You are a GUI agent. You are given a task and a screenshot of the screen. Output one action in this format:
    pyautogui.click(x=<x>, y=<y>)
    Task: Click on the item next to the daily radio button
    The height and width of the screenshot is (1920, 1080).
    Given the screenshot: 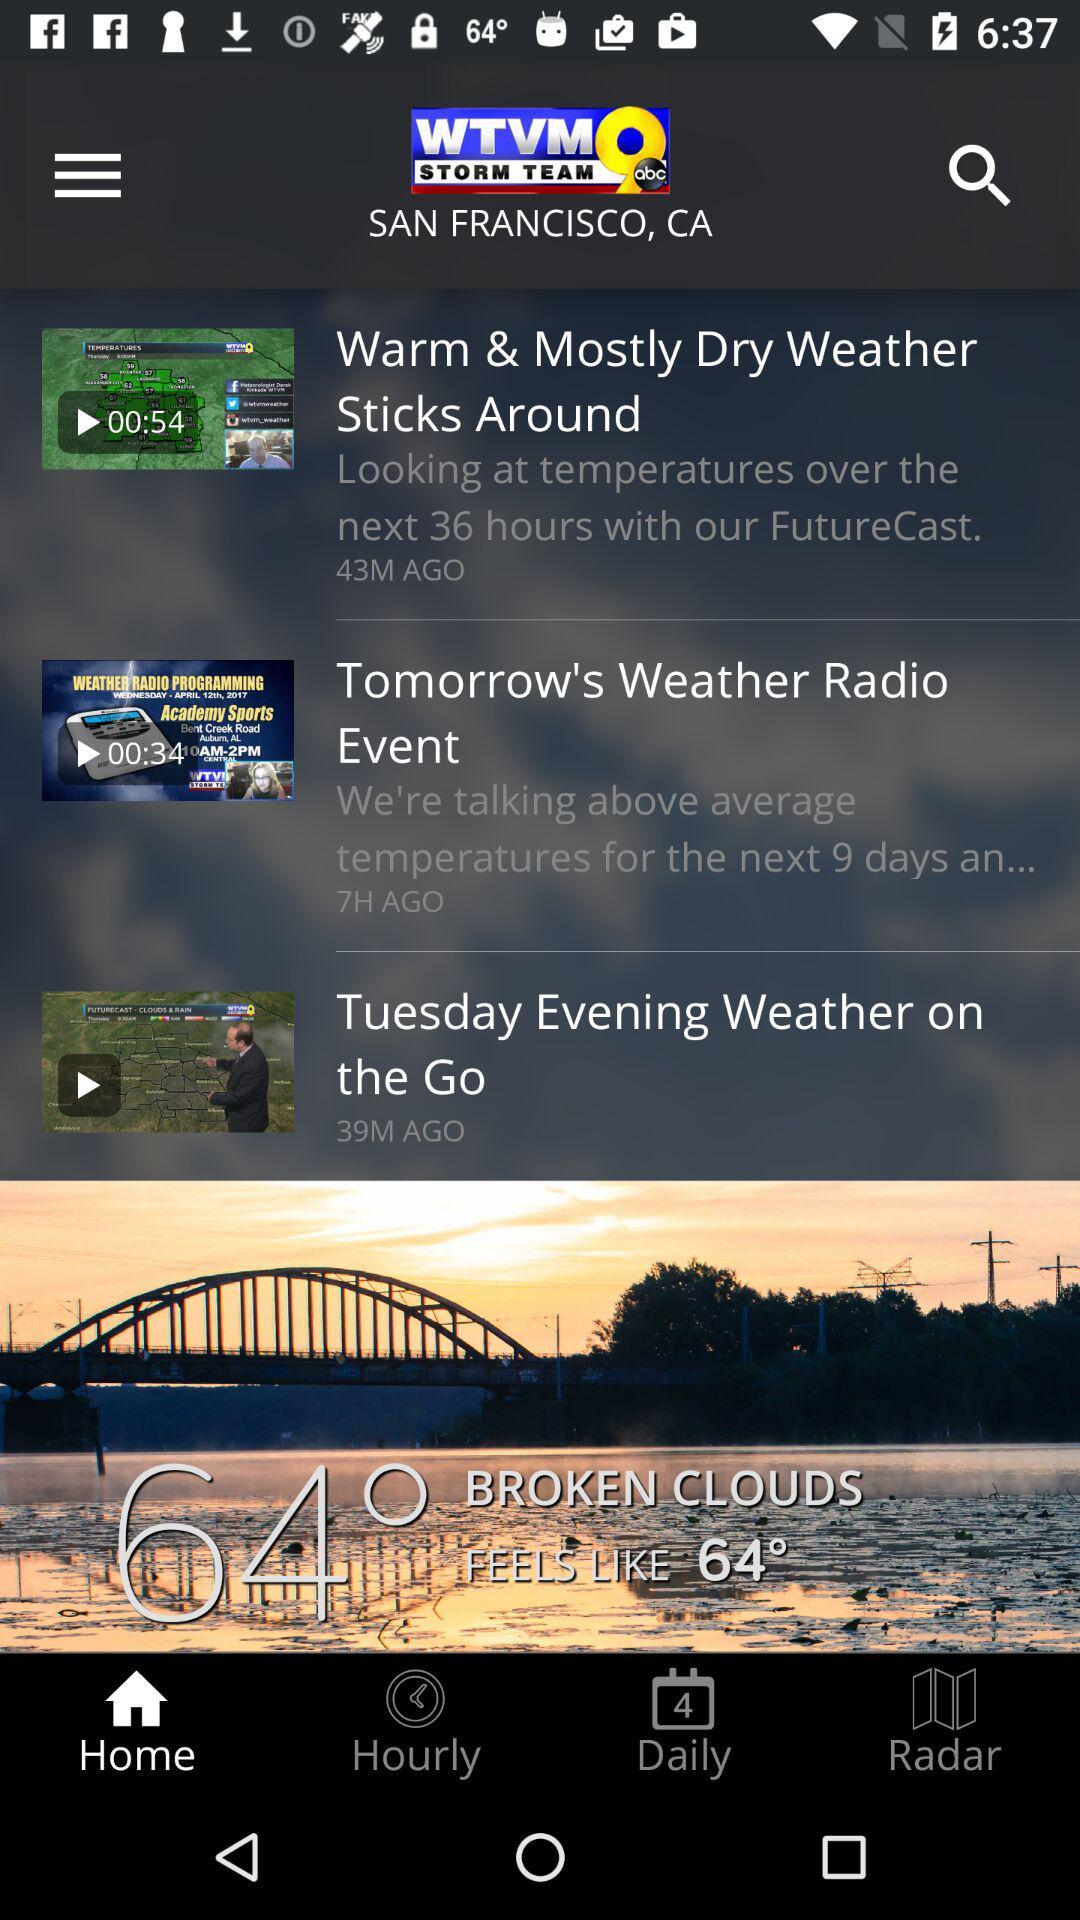 What is the action you would take?
    pyautogui.click(x=944, y=1722)
    